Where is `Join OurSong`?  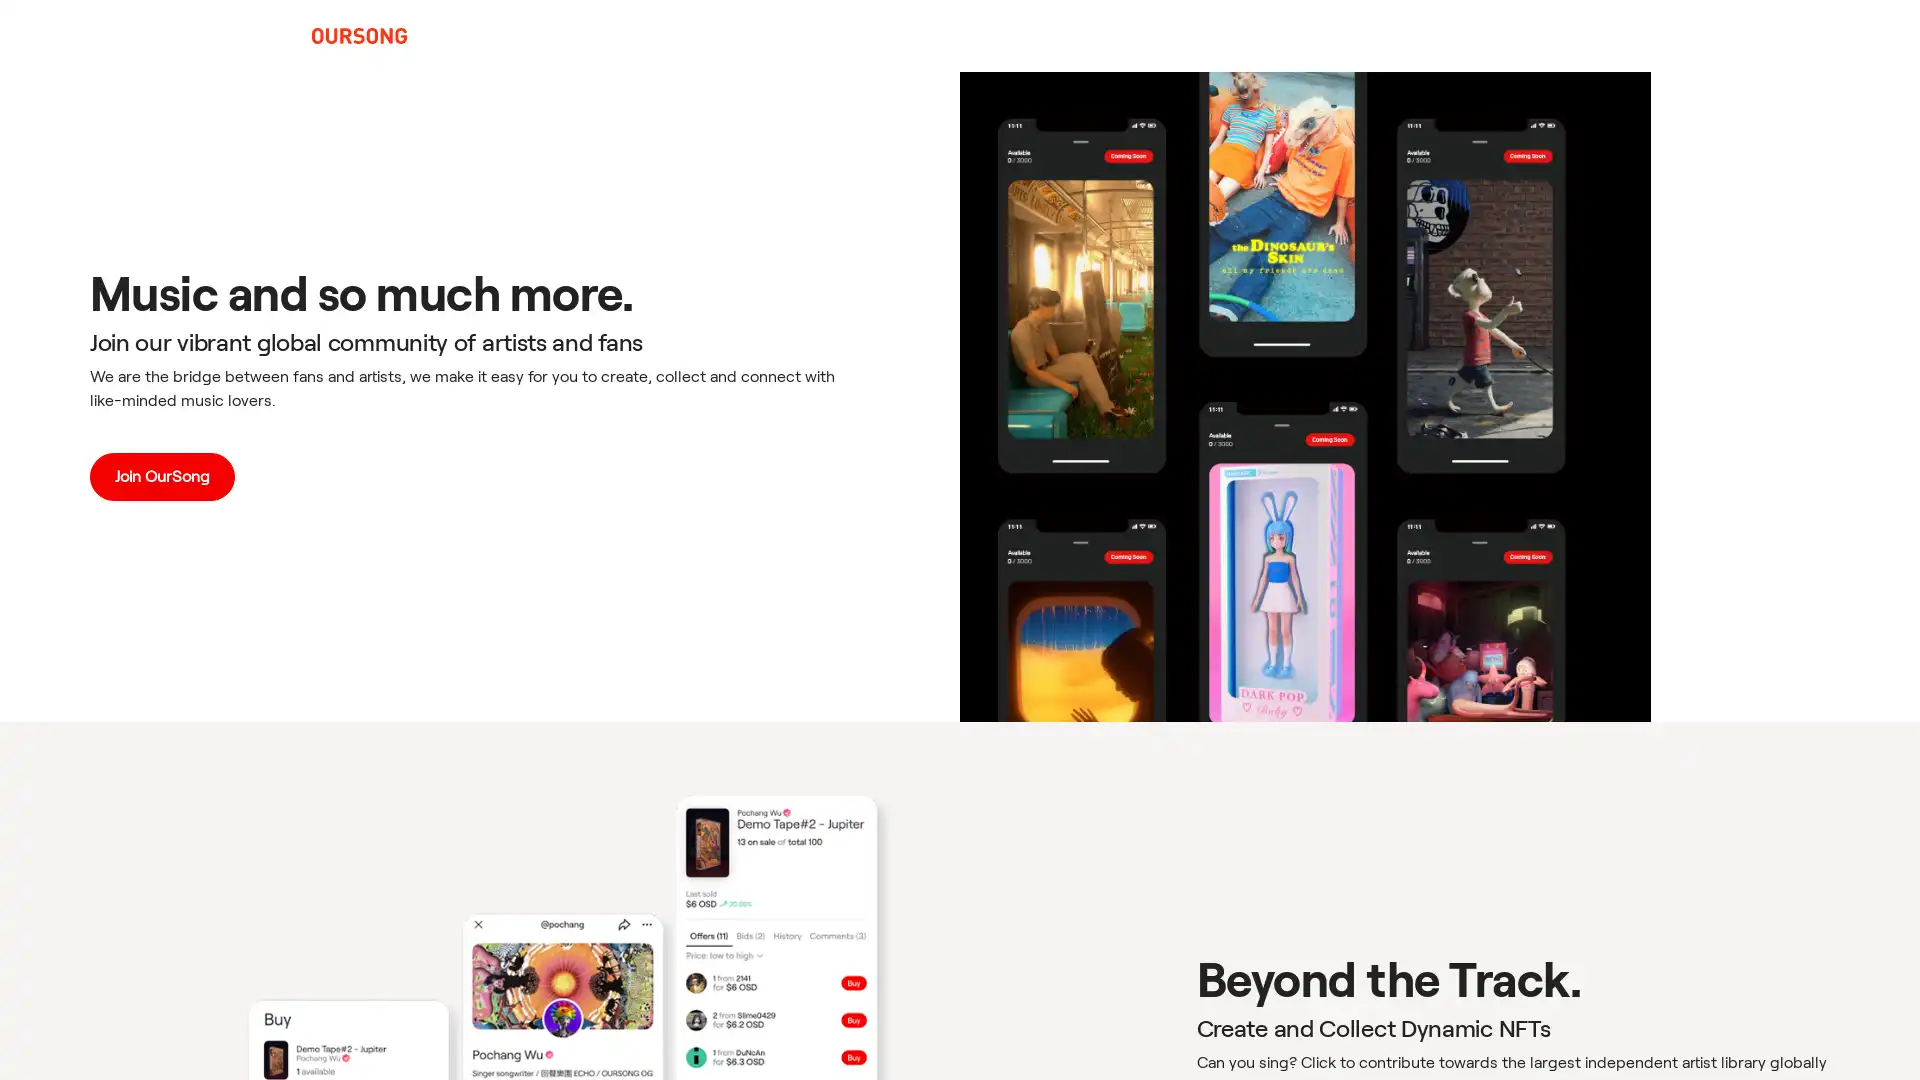
Join OurSong is located at coordinates (161, 477).